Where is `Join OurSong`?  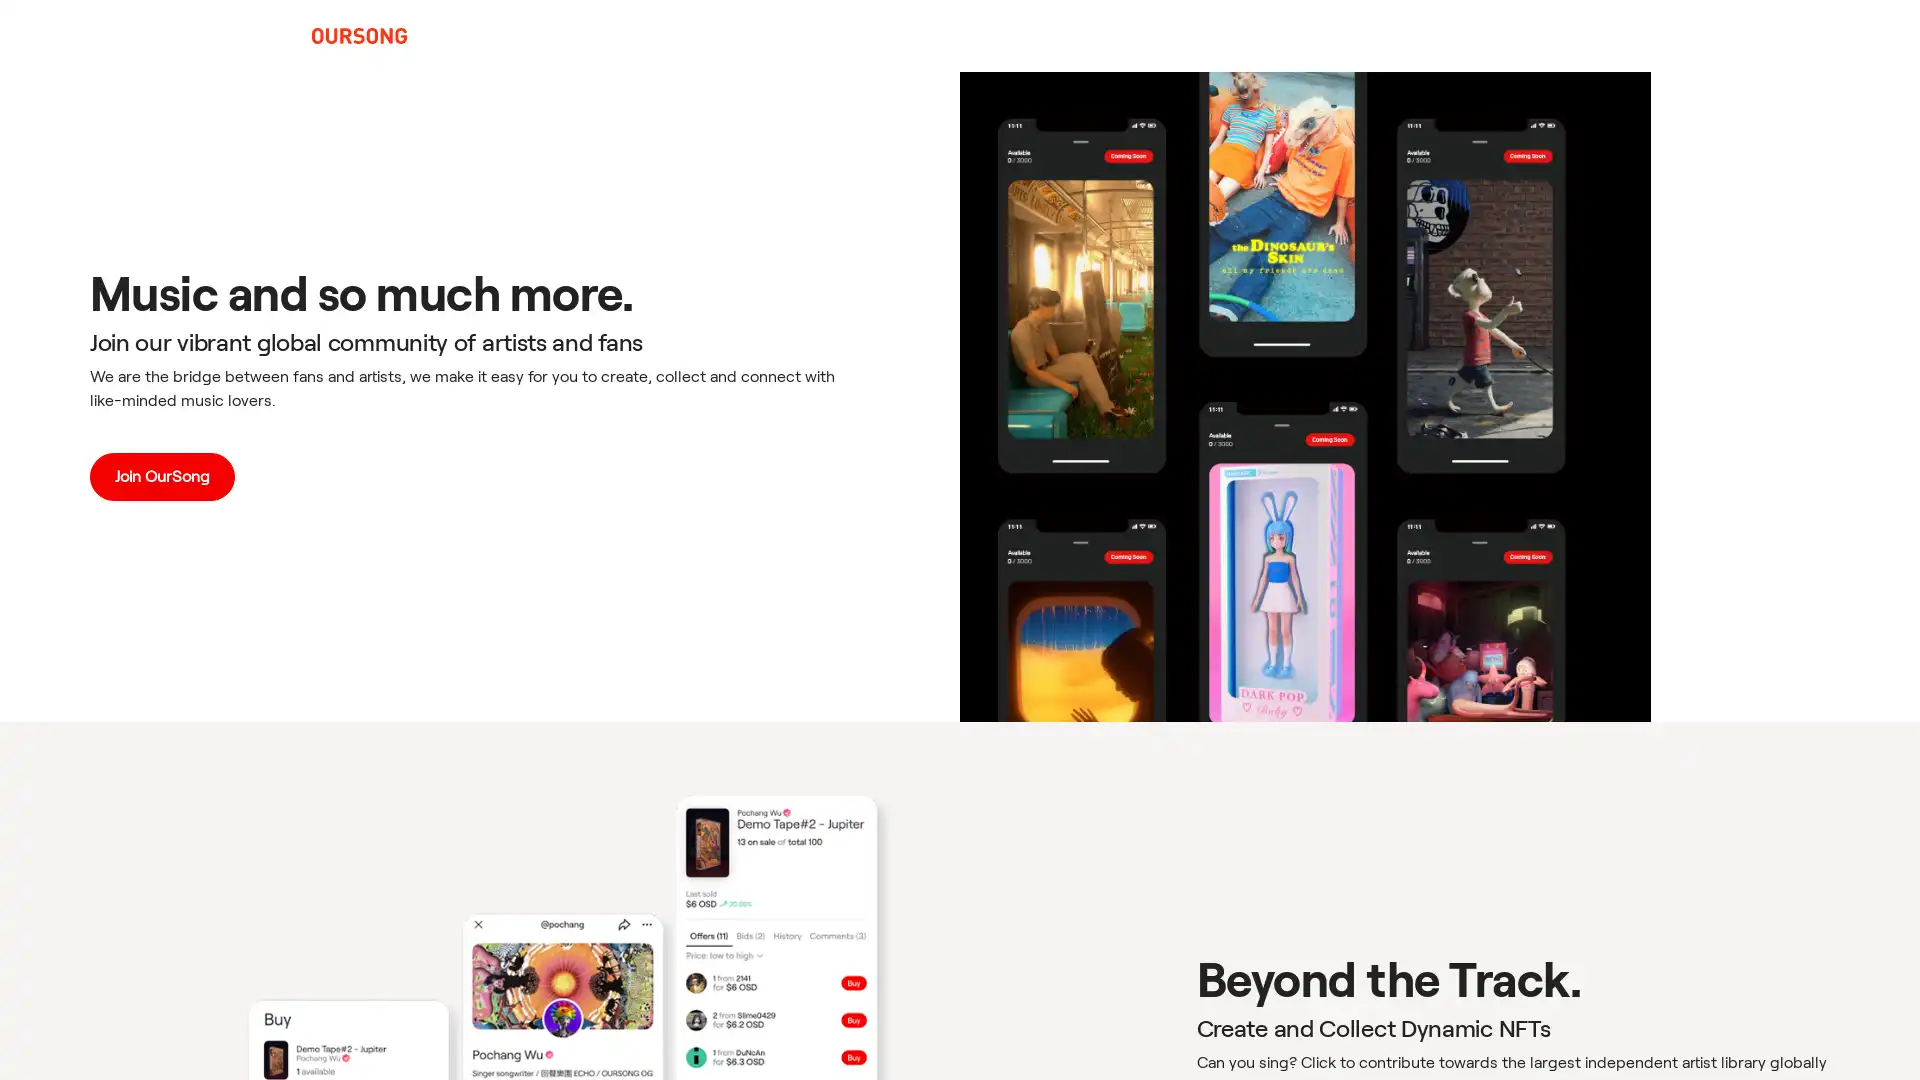
Join OurSong is located at coordinates (161, 477).